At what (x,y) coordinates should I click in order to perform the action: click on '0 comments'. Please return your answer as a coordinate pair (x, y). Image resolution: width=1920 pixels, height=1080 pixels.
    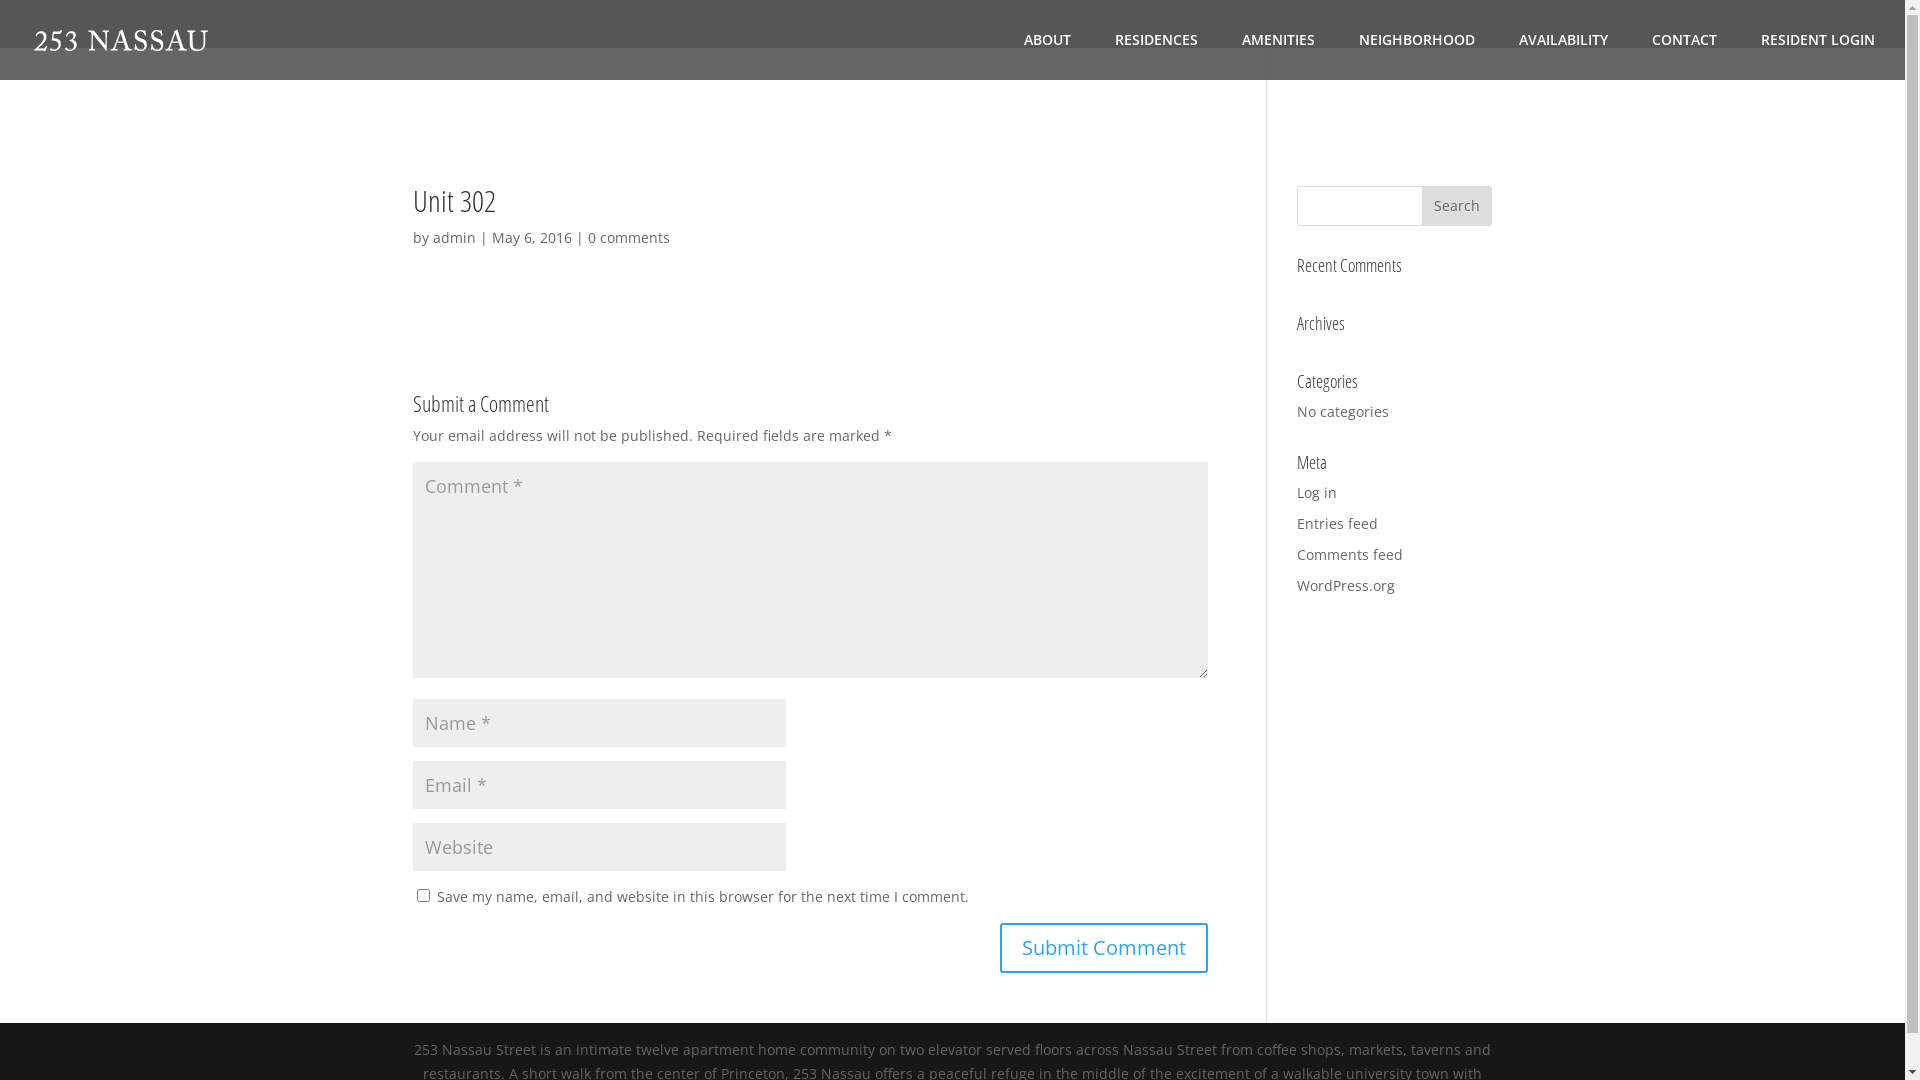
    Looking at the image, I should click on (627, 236).